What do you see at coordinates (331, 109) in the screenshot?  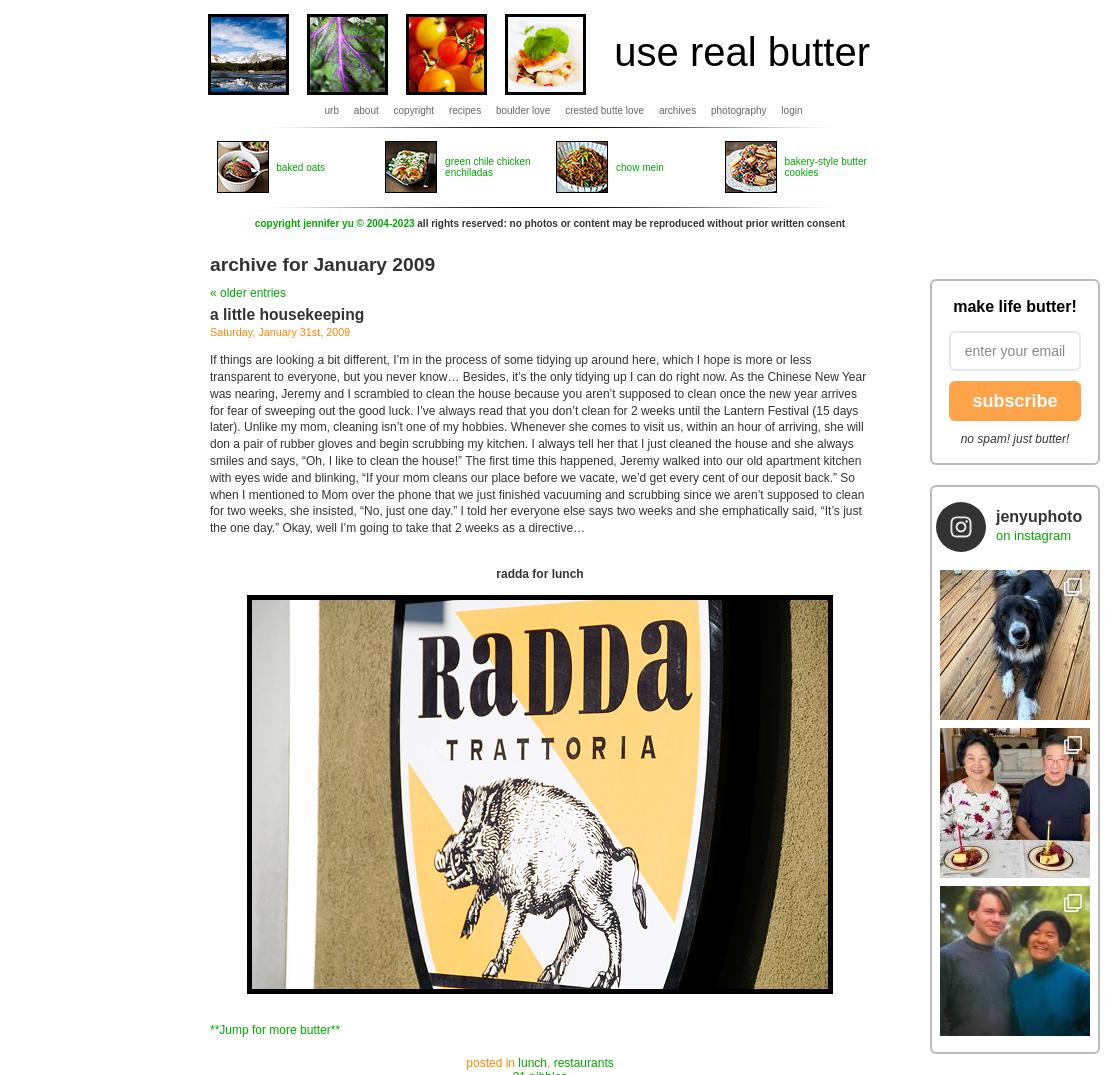 I see `'urb'` at bounding box center [331, 109].